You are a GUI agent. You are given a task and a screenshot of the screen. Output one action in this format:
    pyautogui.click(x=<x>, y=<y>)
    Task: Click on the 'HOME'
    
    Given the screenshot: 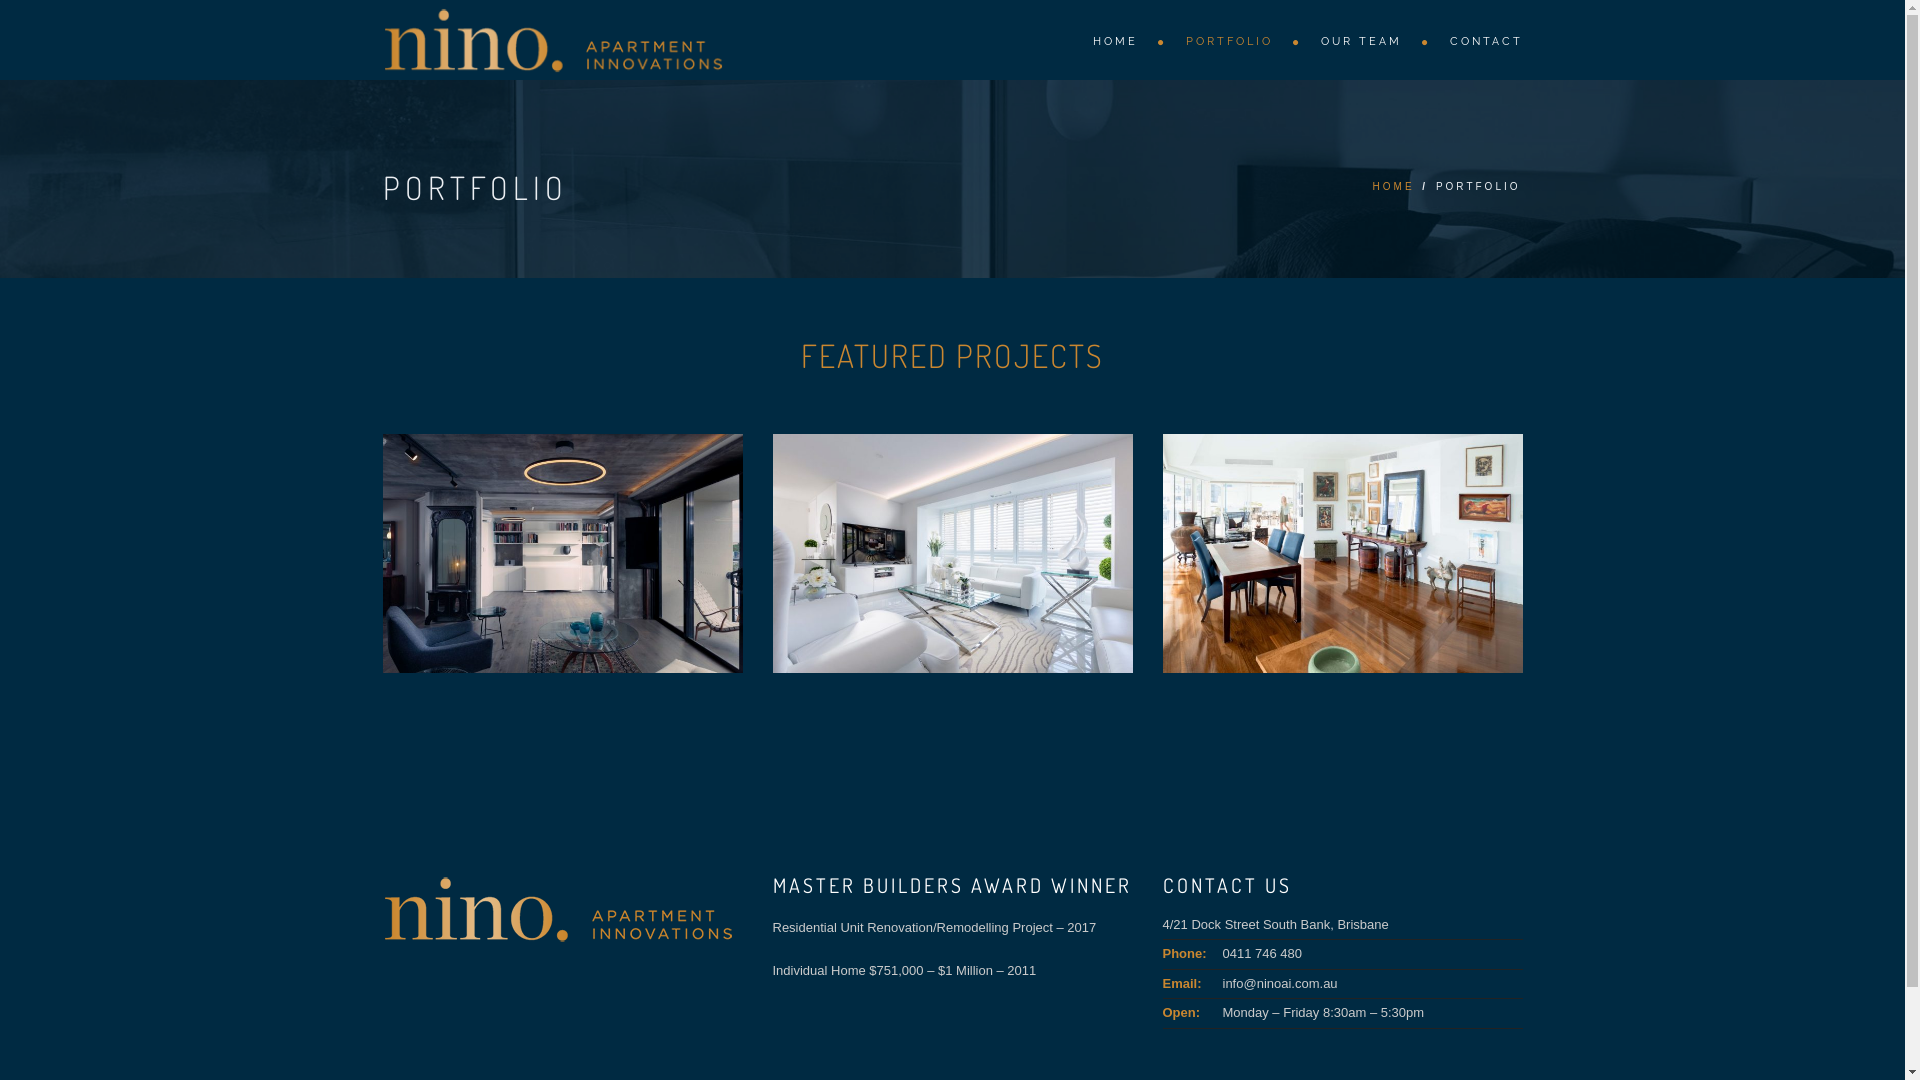 What is the action you would take?
    pyautogui.click(x=1117, y=40)
    